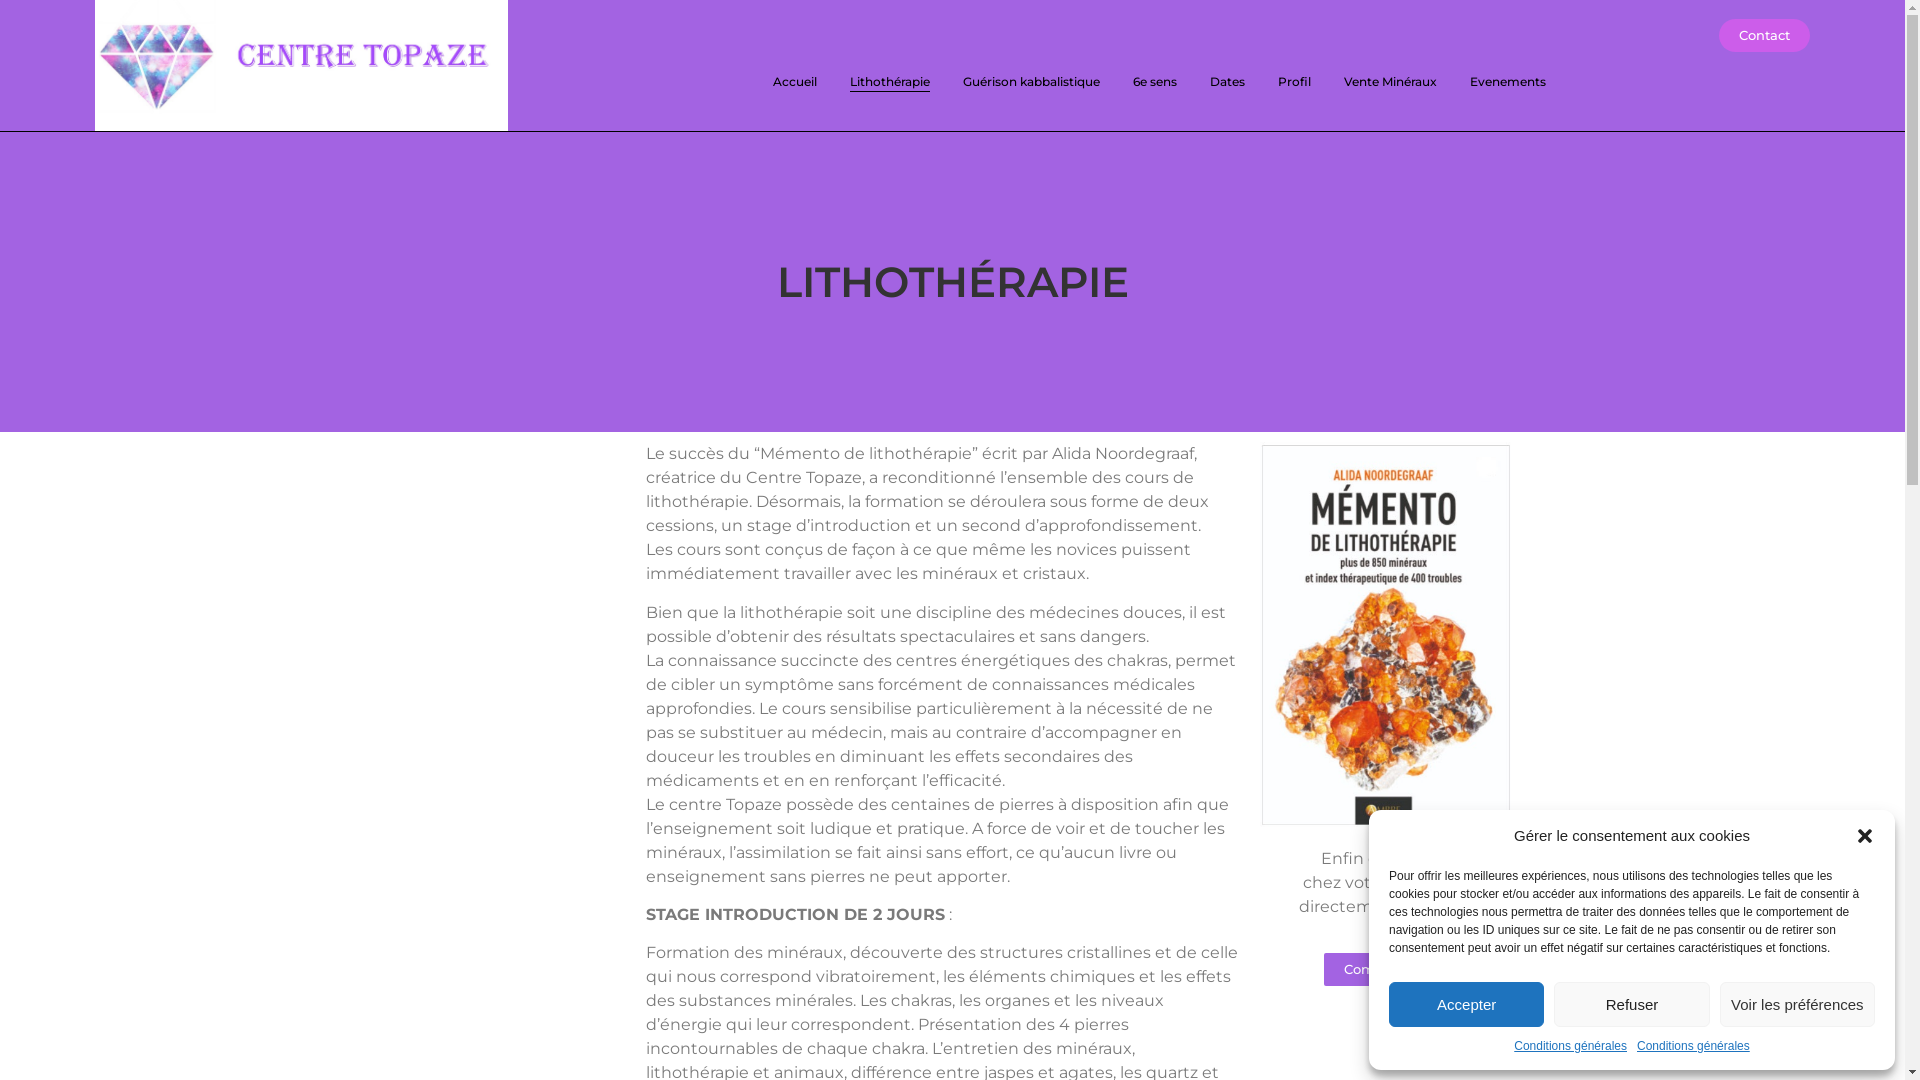 The width and height of the screenshot is (1920, 1080). What do you see at coordinates (792, 80) in the screenshot?
I see `'Accueil'` at bounding box center [792, 80].